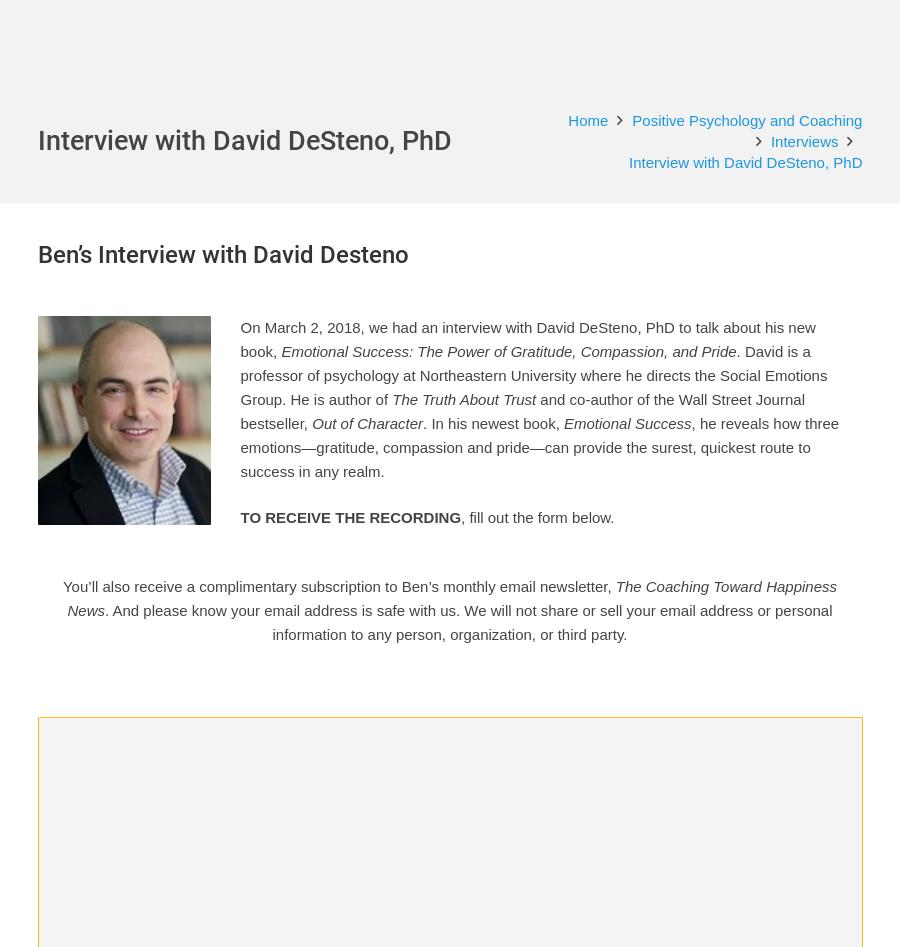  What do you see at coordinates (52, 599) in the screenshot?
I see `'done.'` at bounding box center [52, 599].